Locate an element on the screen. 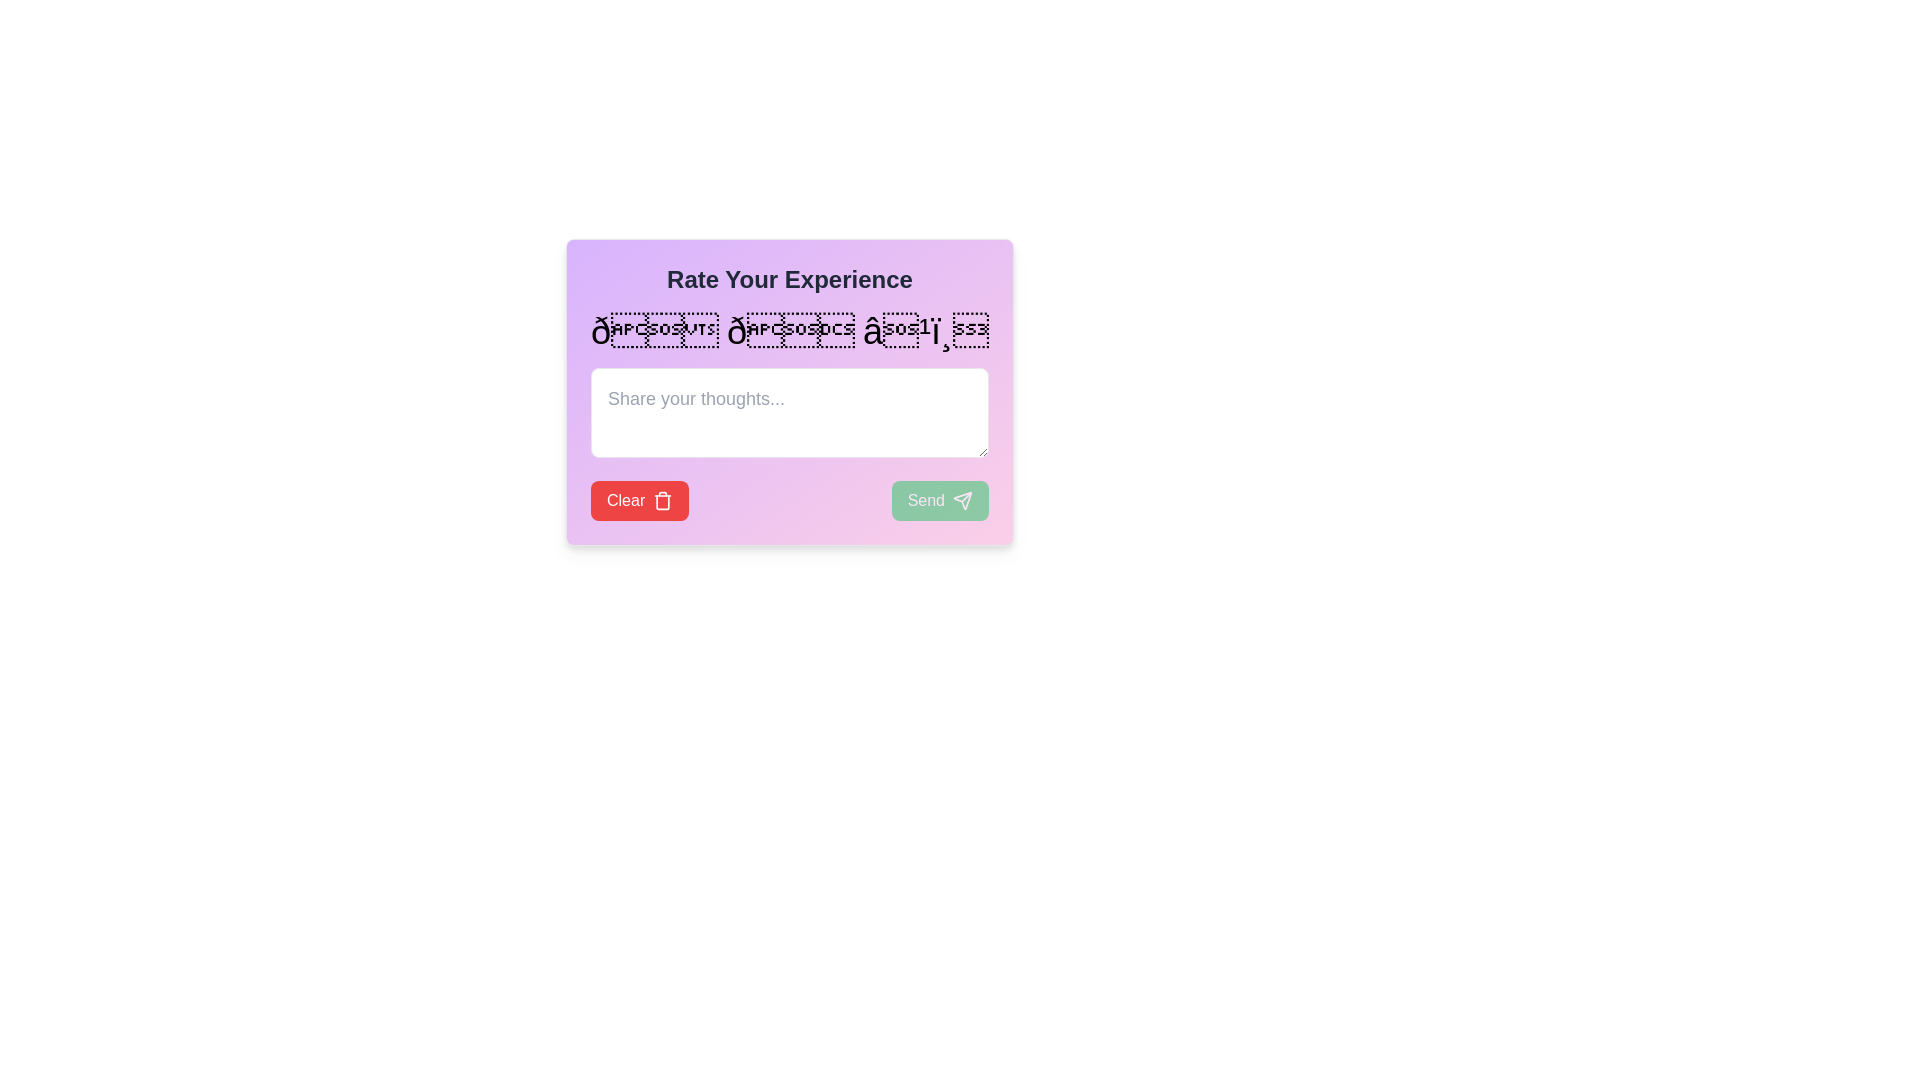 This screenshot has height=1080, width=1920. the Text Header that indicates the purpose of the section for rating an experience, positioned at the top center of a gradient-colored card with rounded corners is located at coordinates (789, 280).